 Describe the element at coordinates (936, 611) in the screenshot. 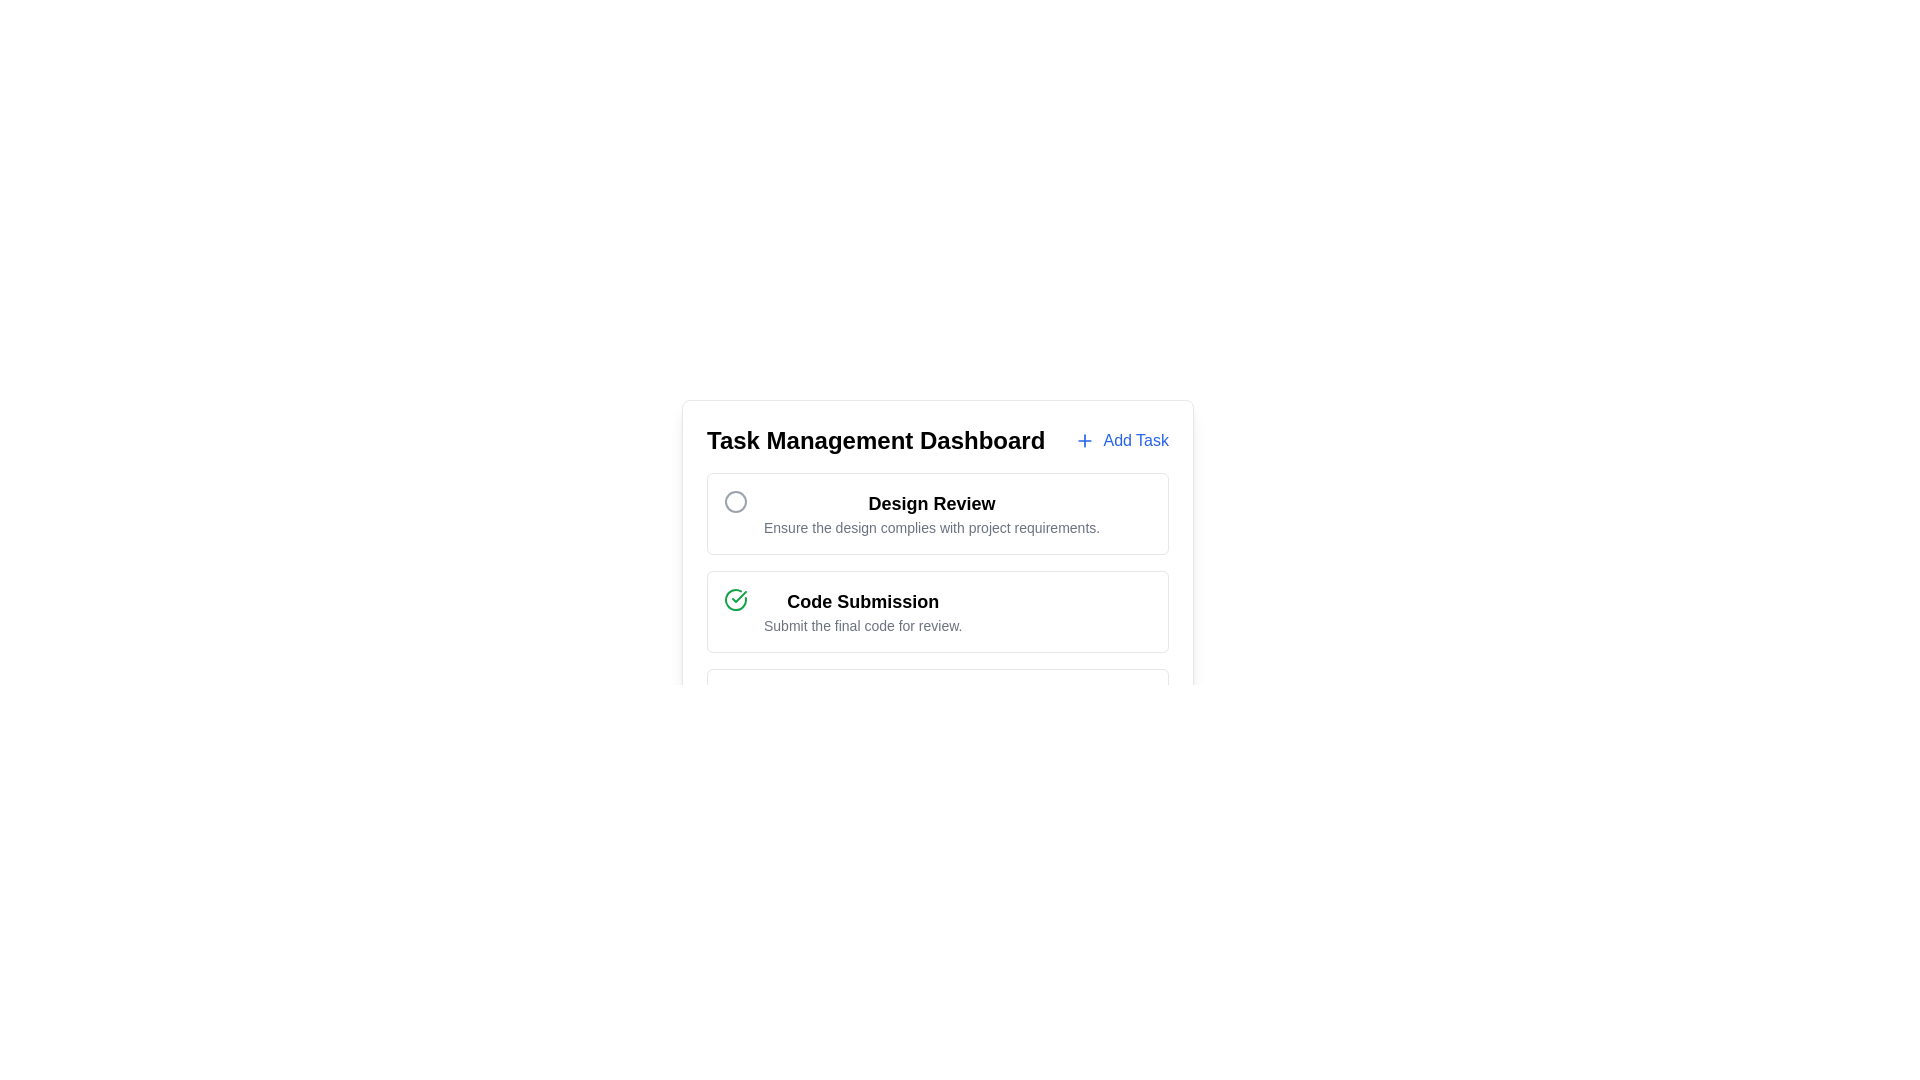

I see `the second task entry titled 'Code Submission' in the task management dashboard` at that location.